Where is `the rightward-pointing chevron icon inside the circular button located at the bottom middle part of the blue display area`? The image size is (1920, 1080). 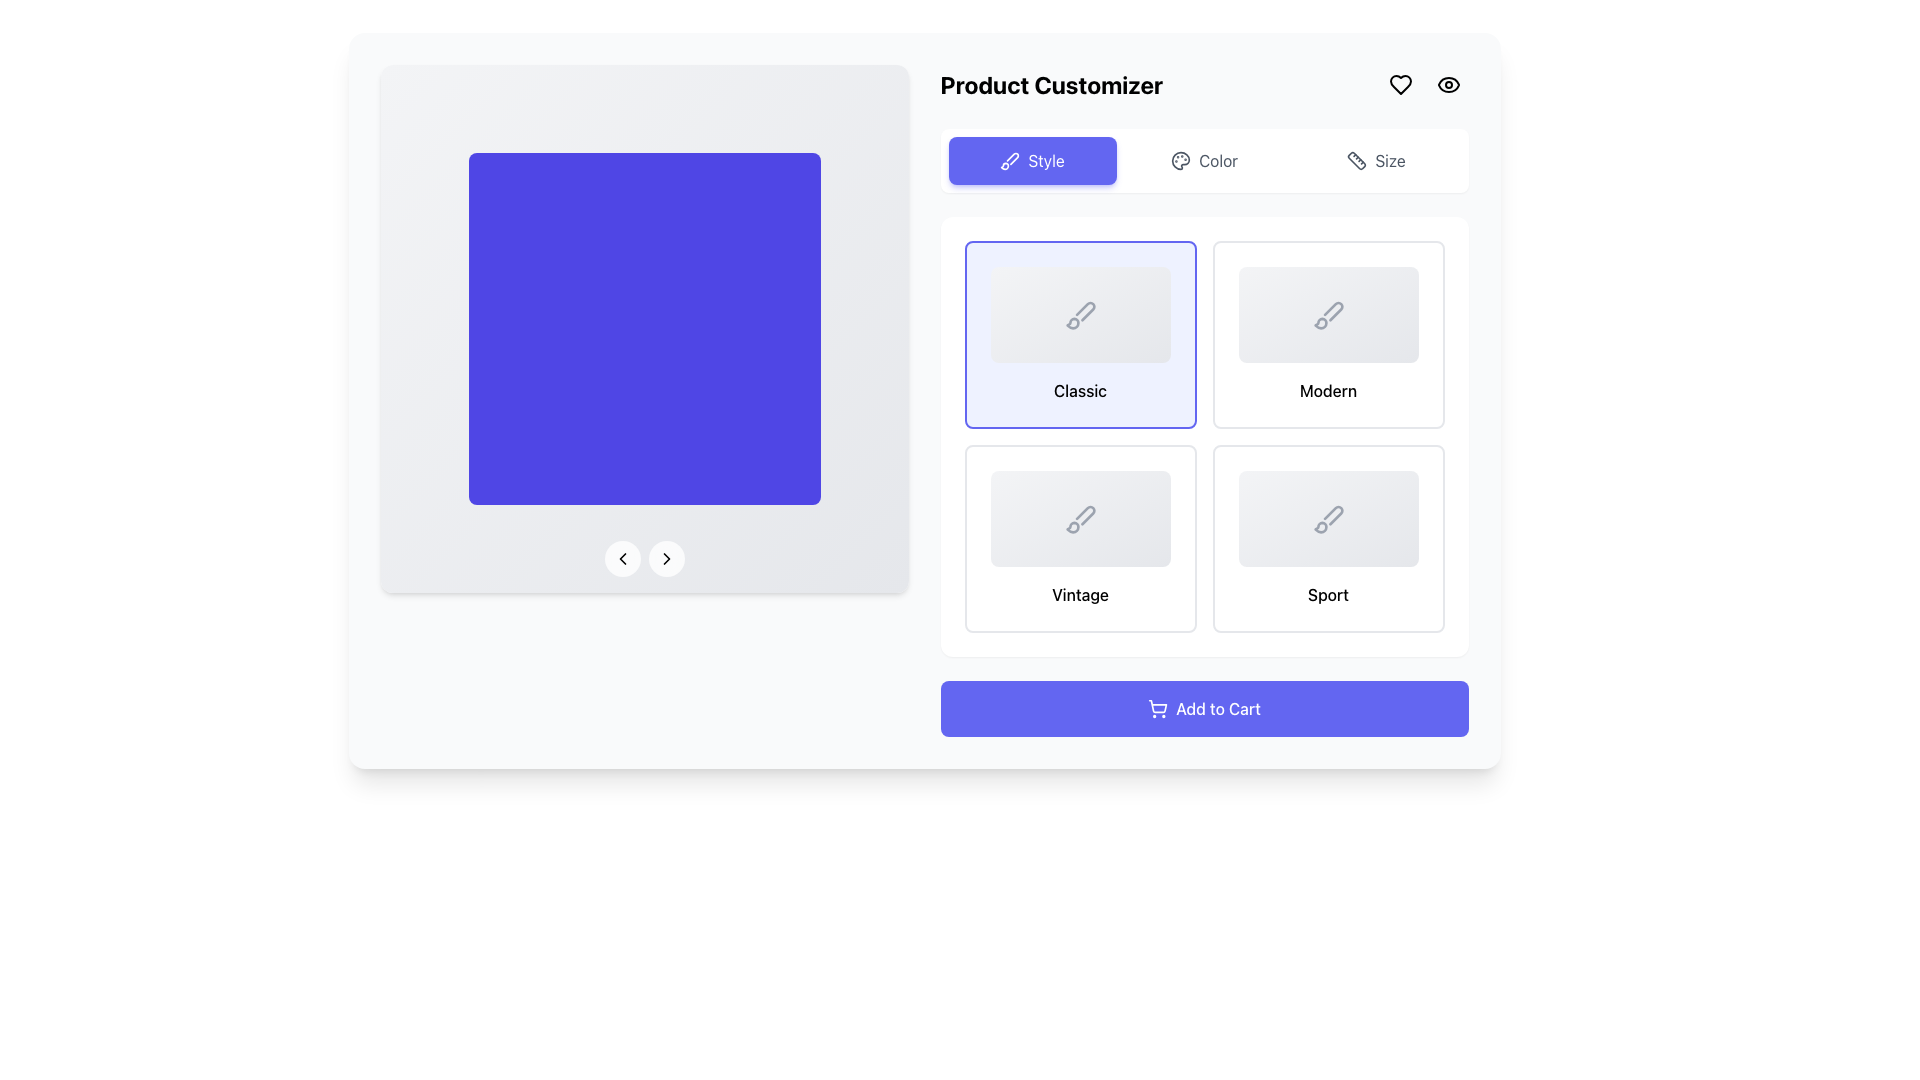
the rightward-pointing chevron icon inside the circular button located at the bottom middle part of the blue display area is located at coordinates (666, 559).